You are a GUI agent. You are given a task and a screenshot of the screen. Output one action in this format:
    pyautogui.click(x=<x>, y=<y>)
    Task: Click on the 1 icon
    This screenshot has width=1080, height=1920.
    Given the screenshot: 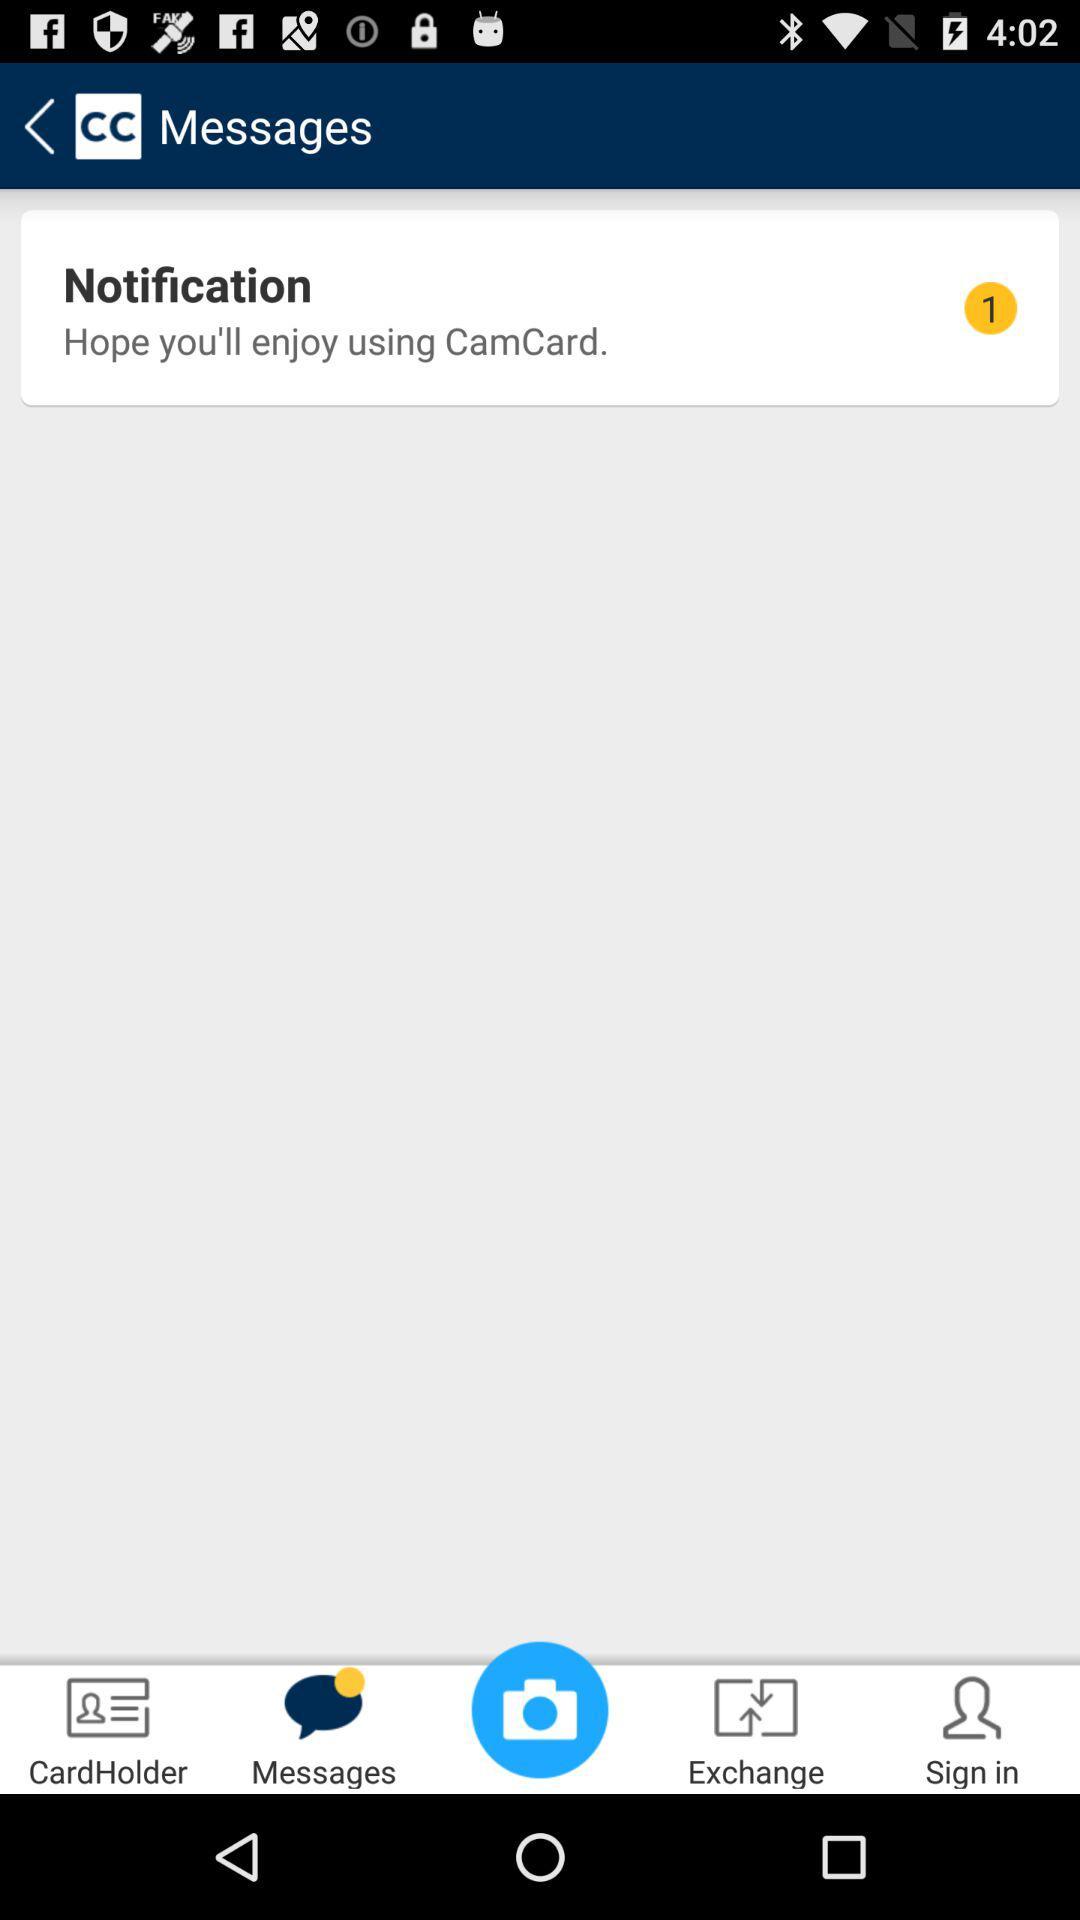 What is the action you would take?
    pyautogui.click(x=990, y=307)
    